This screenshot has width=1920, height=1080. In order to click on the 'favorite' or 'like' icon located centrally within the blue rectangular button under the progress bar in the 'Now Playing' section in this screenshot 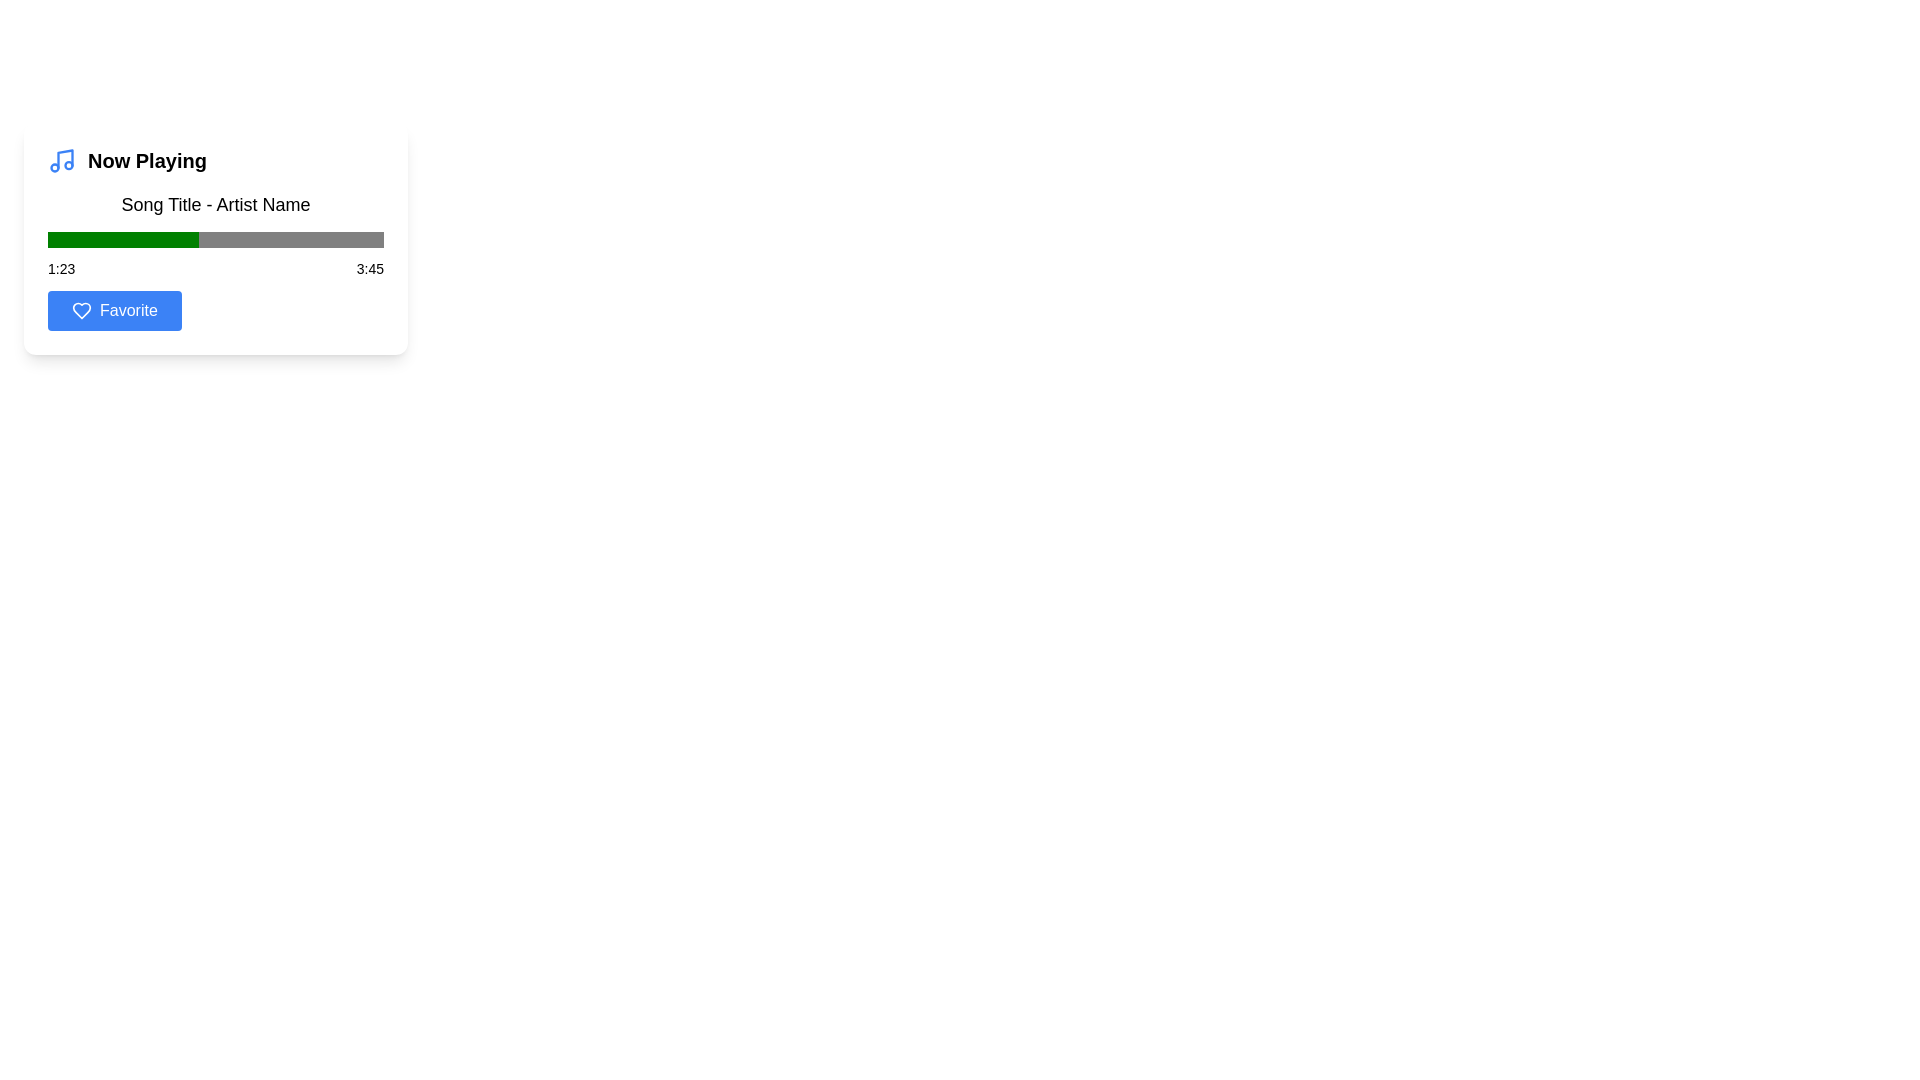, I will do `click(80, 311)`.